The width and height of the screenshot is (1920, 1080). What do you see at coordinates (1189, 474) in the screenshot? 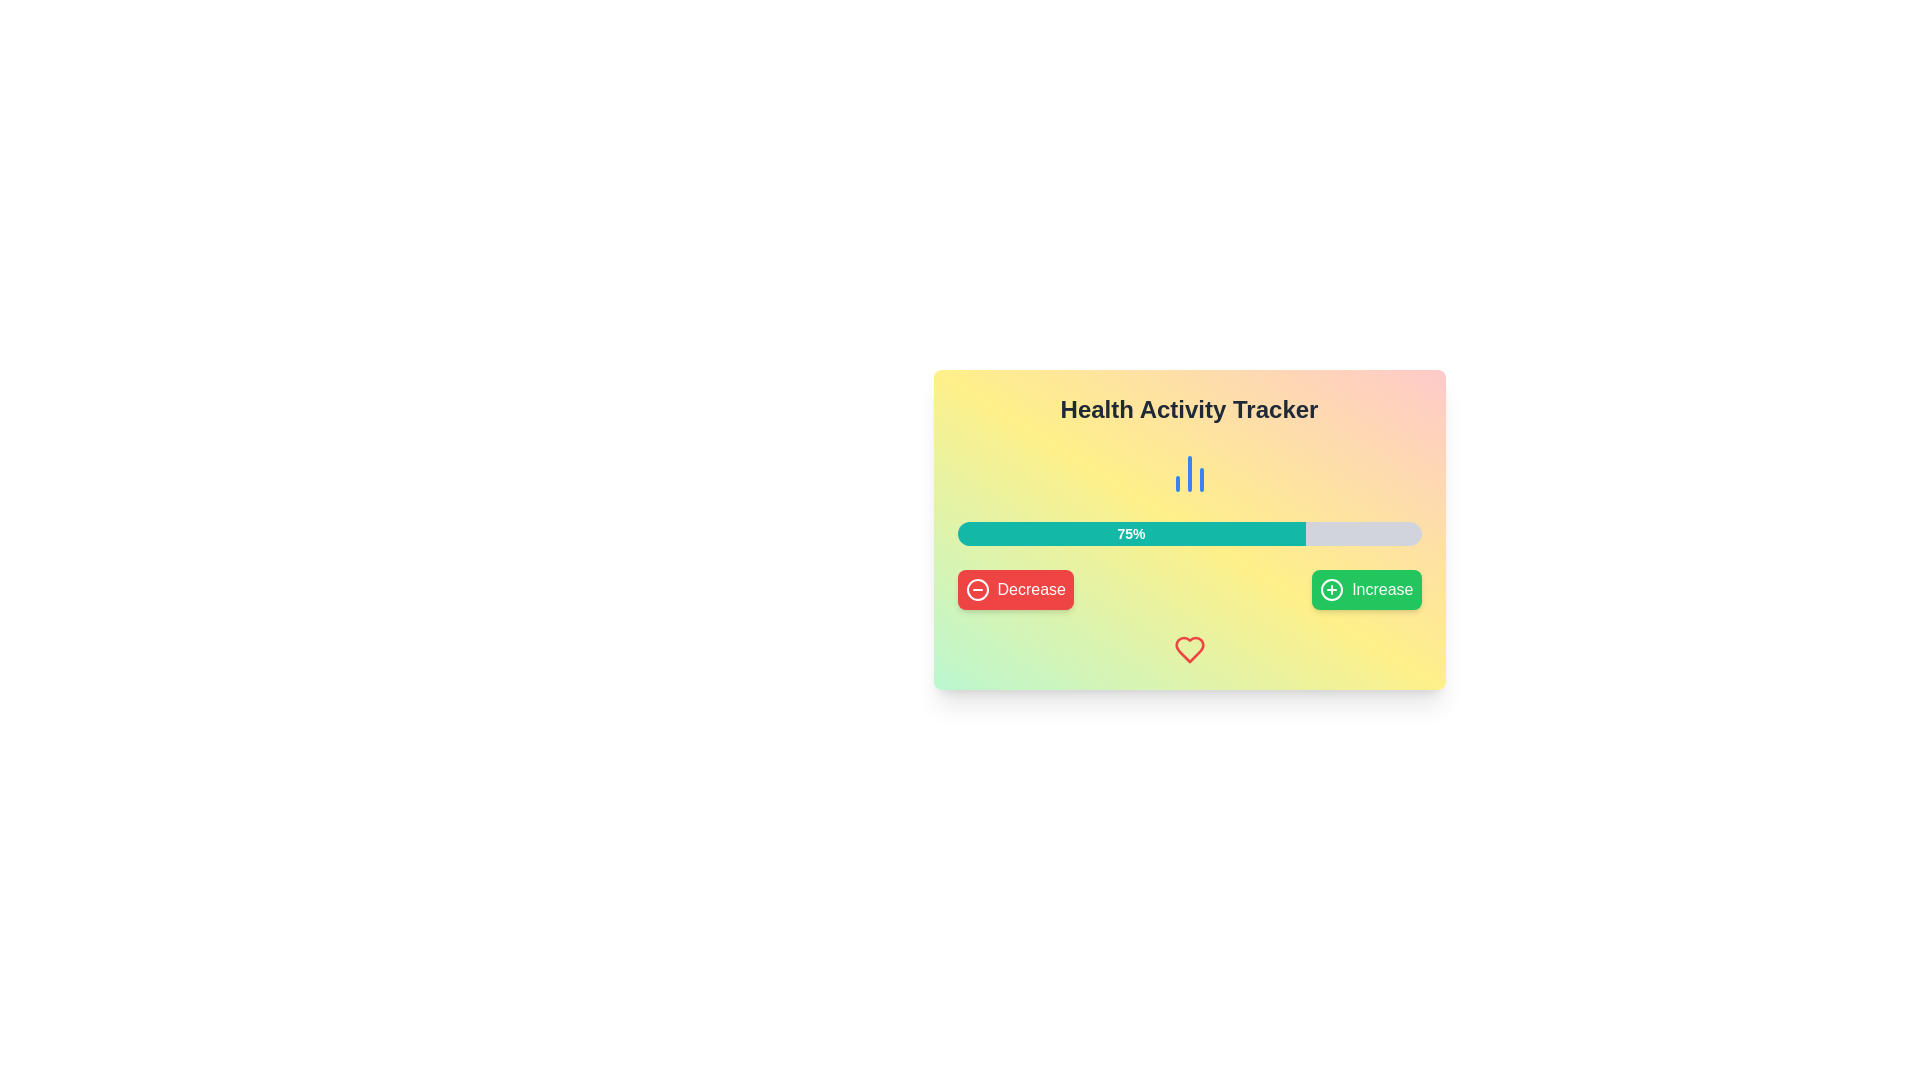
I see `the statistics analysis icon located centrally beneath the 'Health Activity Tracker' title and above the progress bar` at bounding box center [1189, 474].